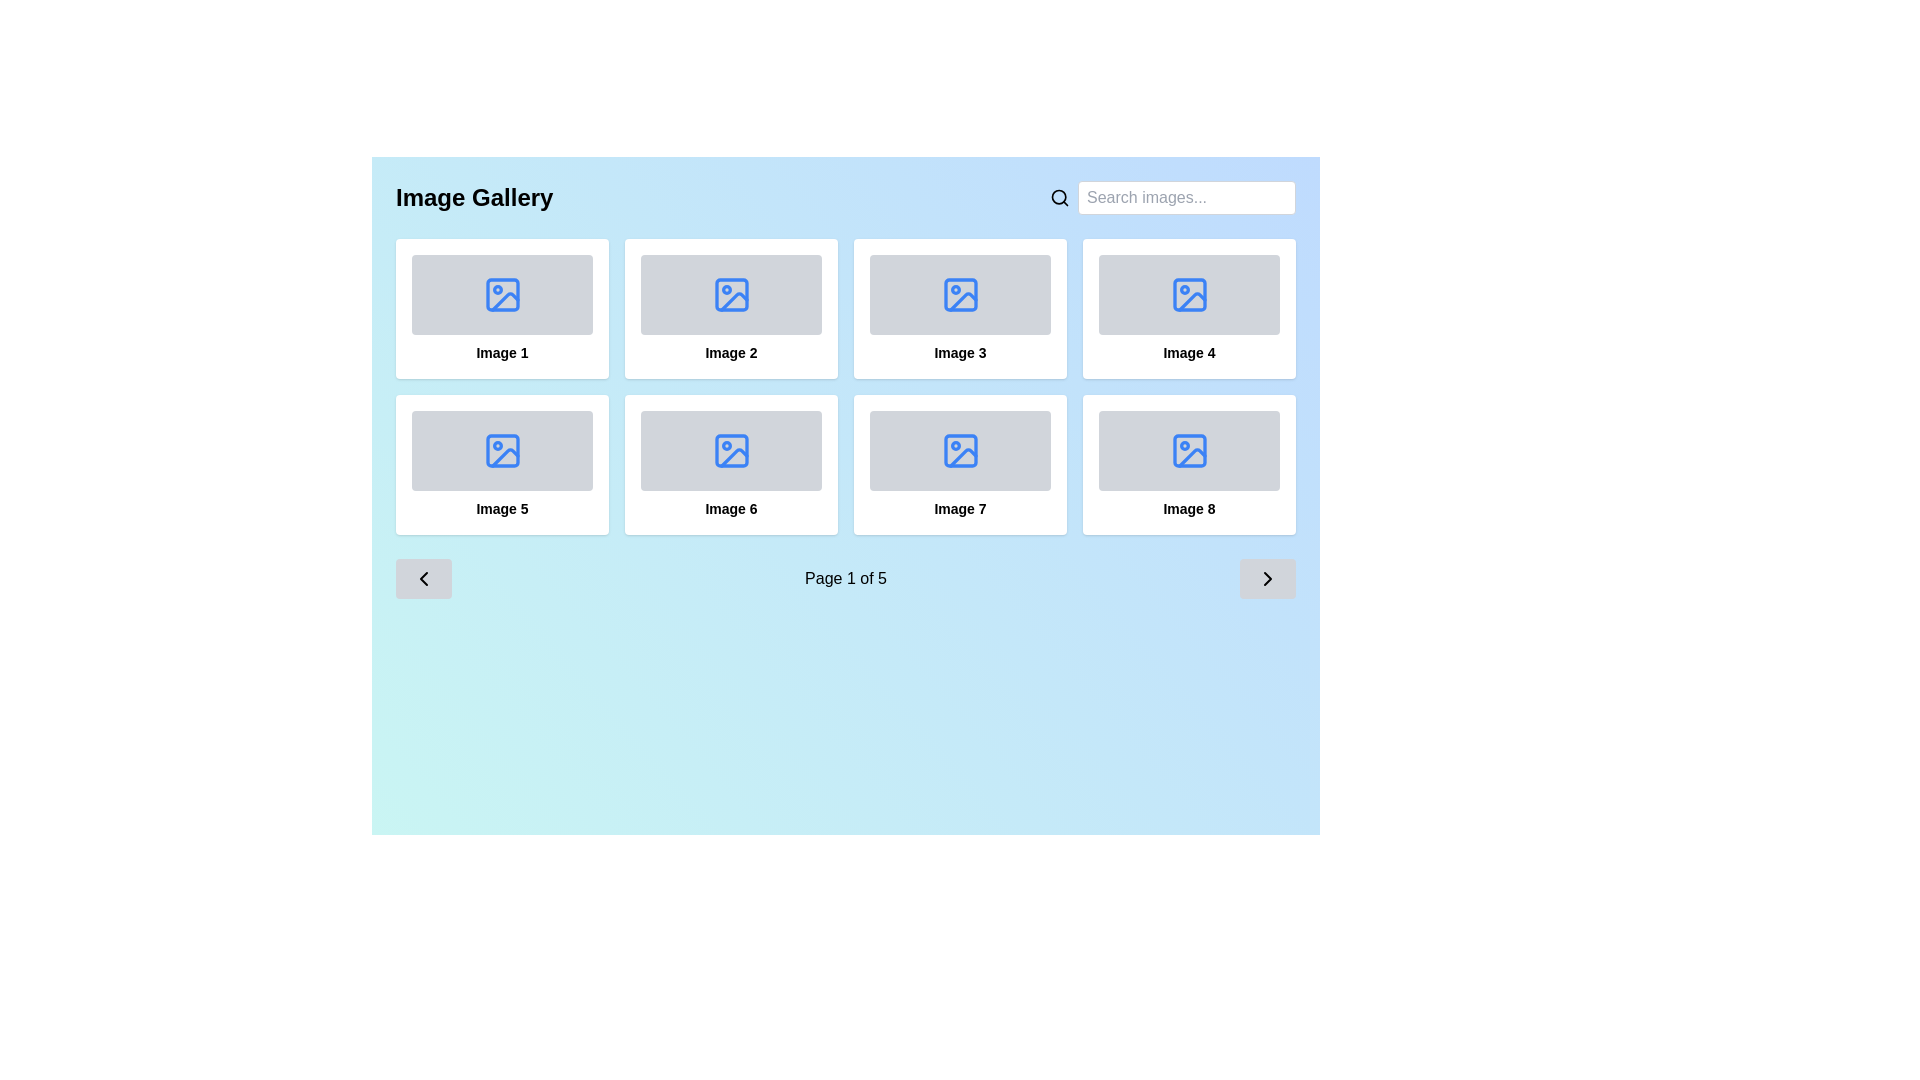  Describe the element at coordinates (1189, 451) in the screenshot. I see `the Image placeholder icon located at the bottom-right of the grid layout` at that location.